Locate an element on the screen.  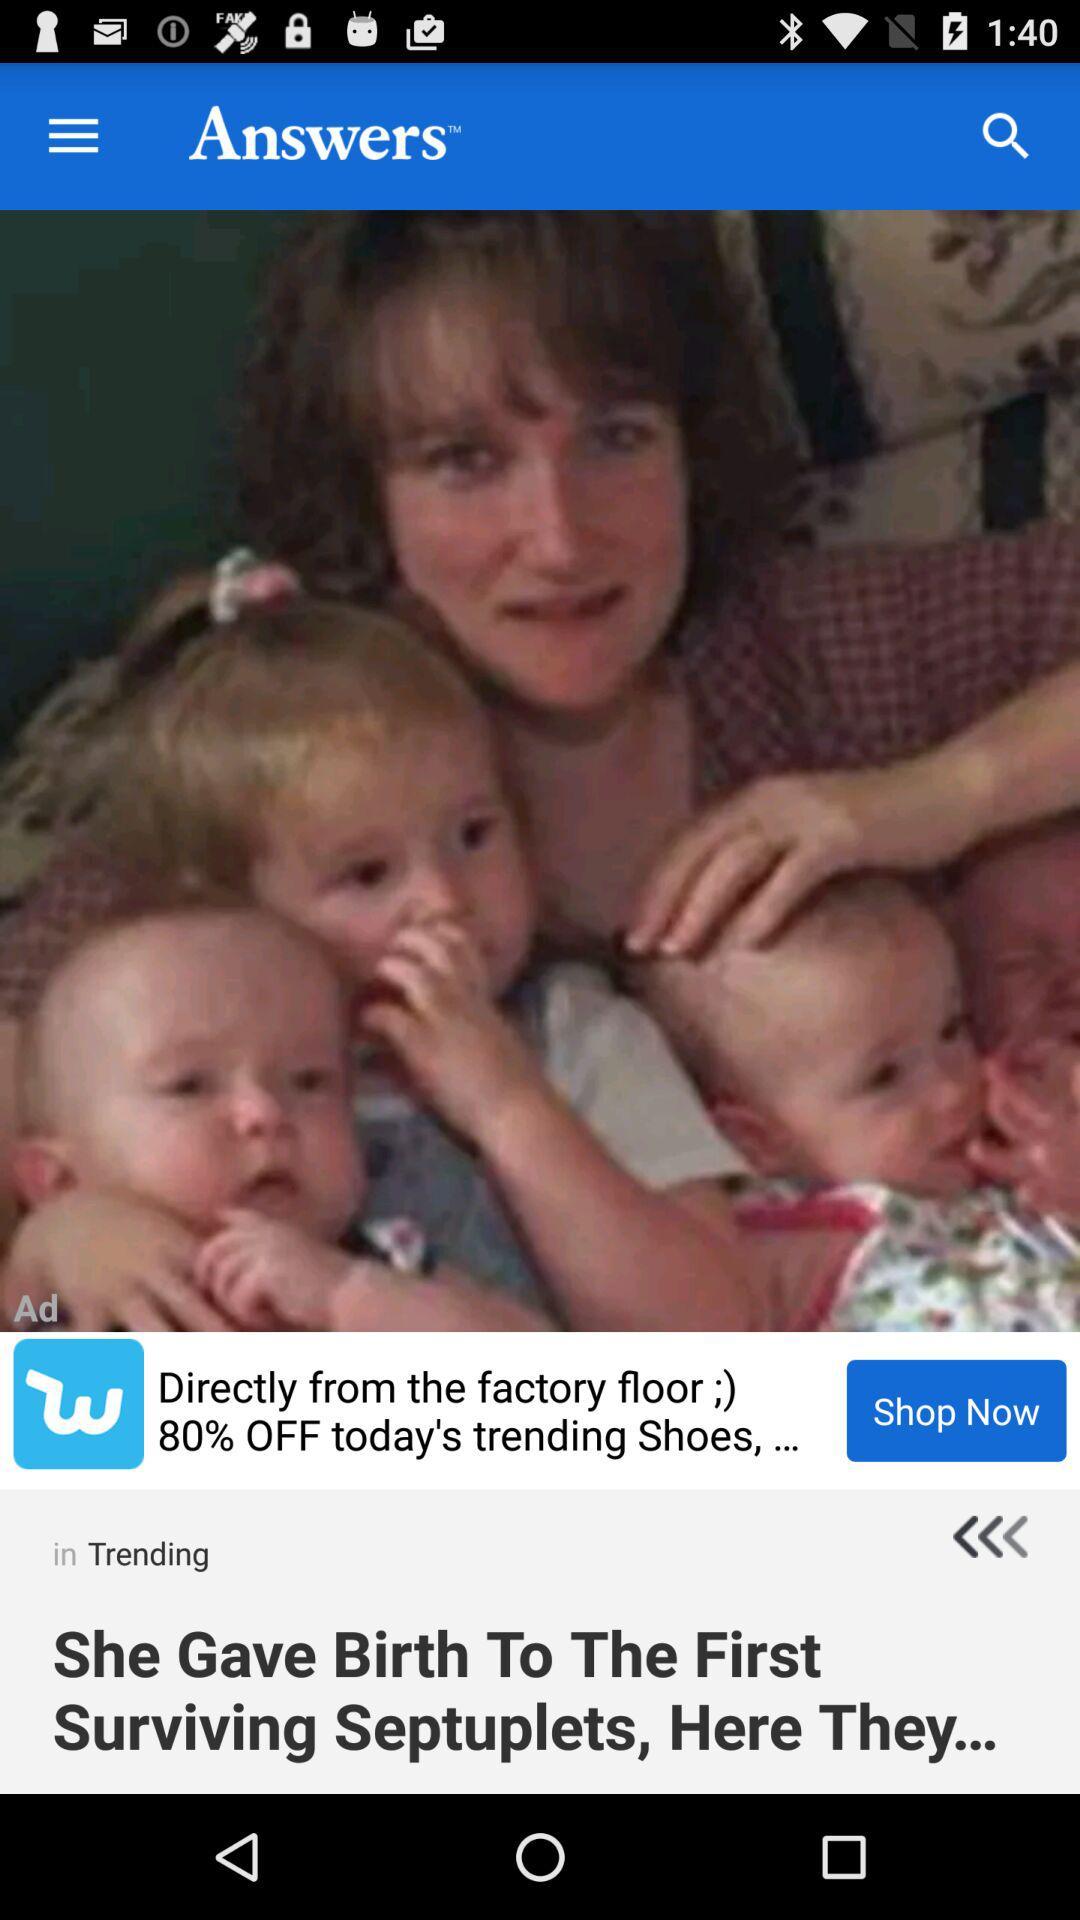
the menu icon is located at coordinates (72, 145).